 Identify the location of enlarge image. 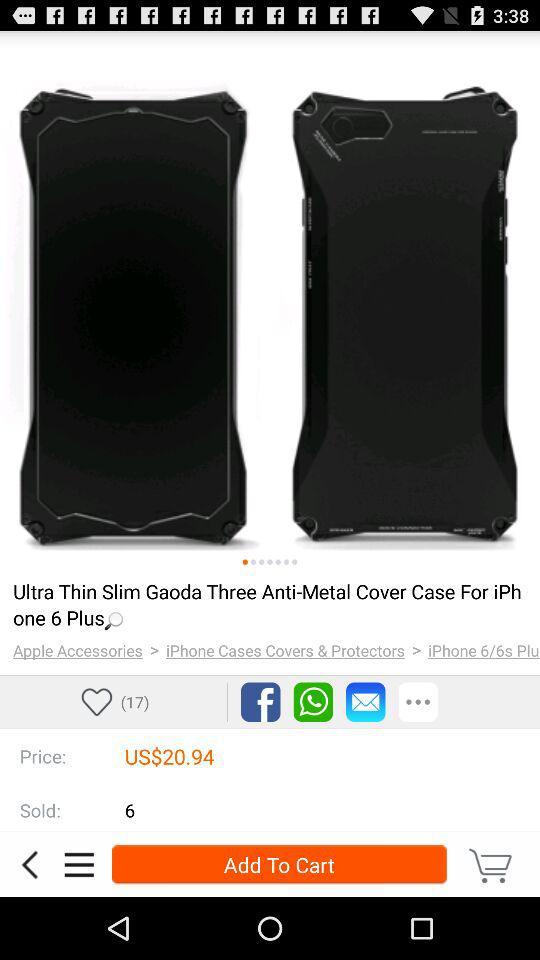
(270, 301).